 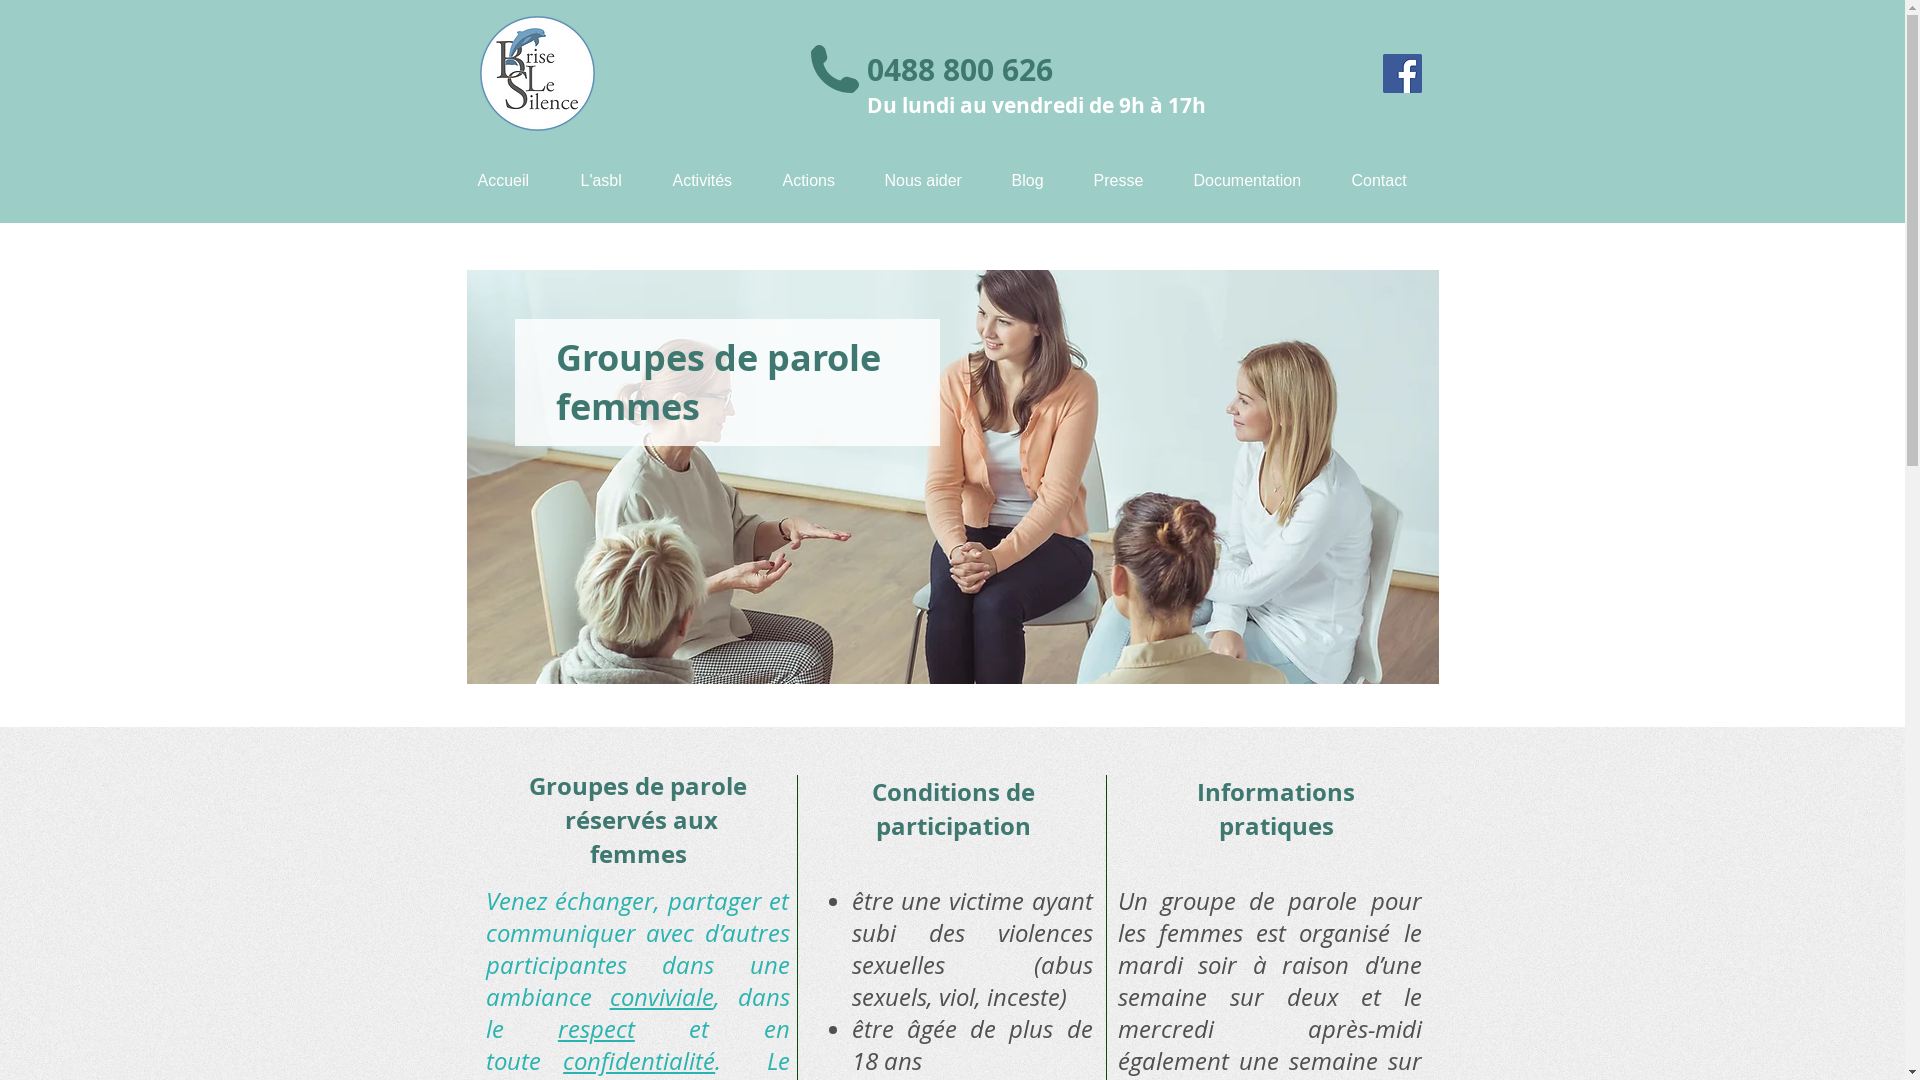 What do you see at coordinates (1387, 180) in the screenshot?
I see `'Contact'` at bounding box center [1387, 180].